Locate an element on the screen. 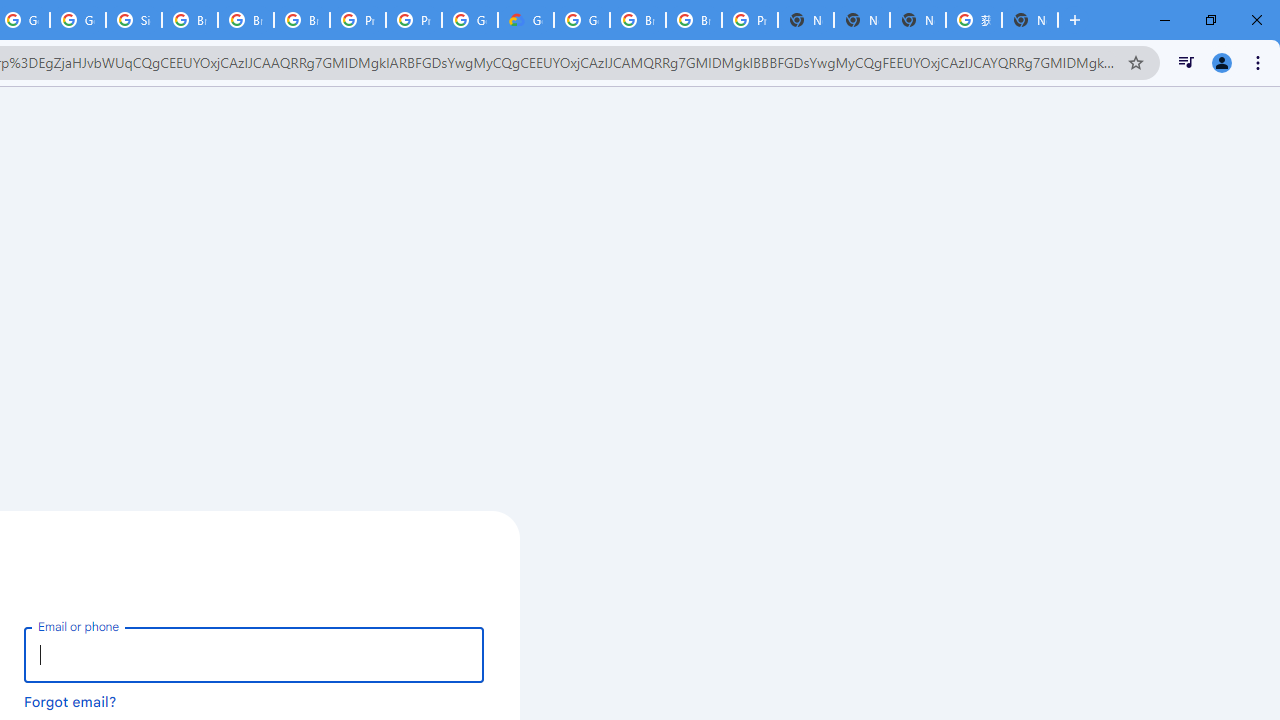 This screenshot has width=1280, height=720. 'New Tab' is located at coordinates (1030, 20).